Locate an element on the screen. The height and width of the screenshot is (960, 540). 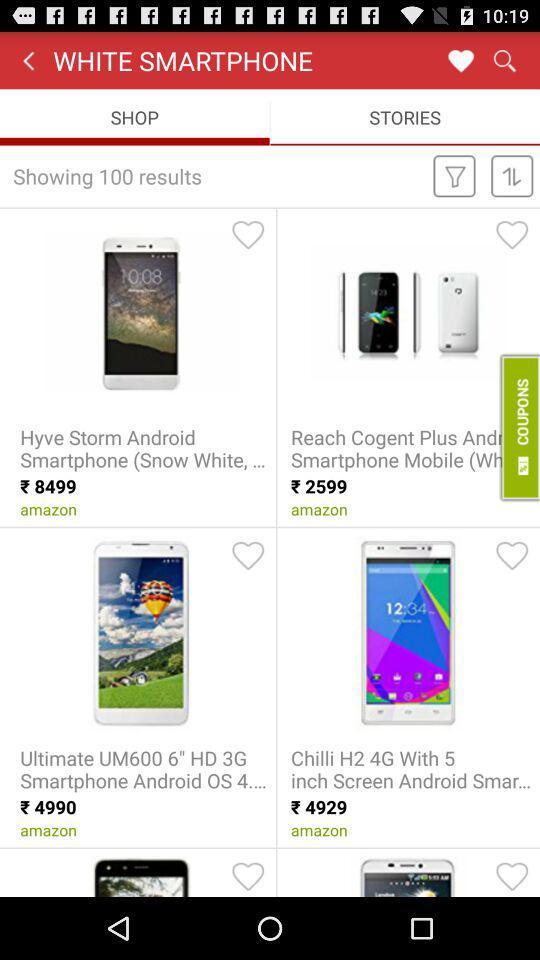
the stories item is located at coordinates (405, 117).